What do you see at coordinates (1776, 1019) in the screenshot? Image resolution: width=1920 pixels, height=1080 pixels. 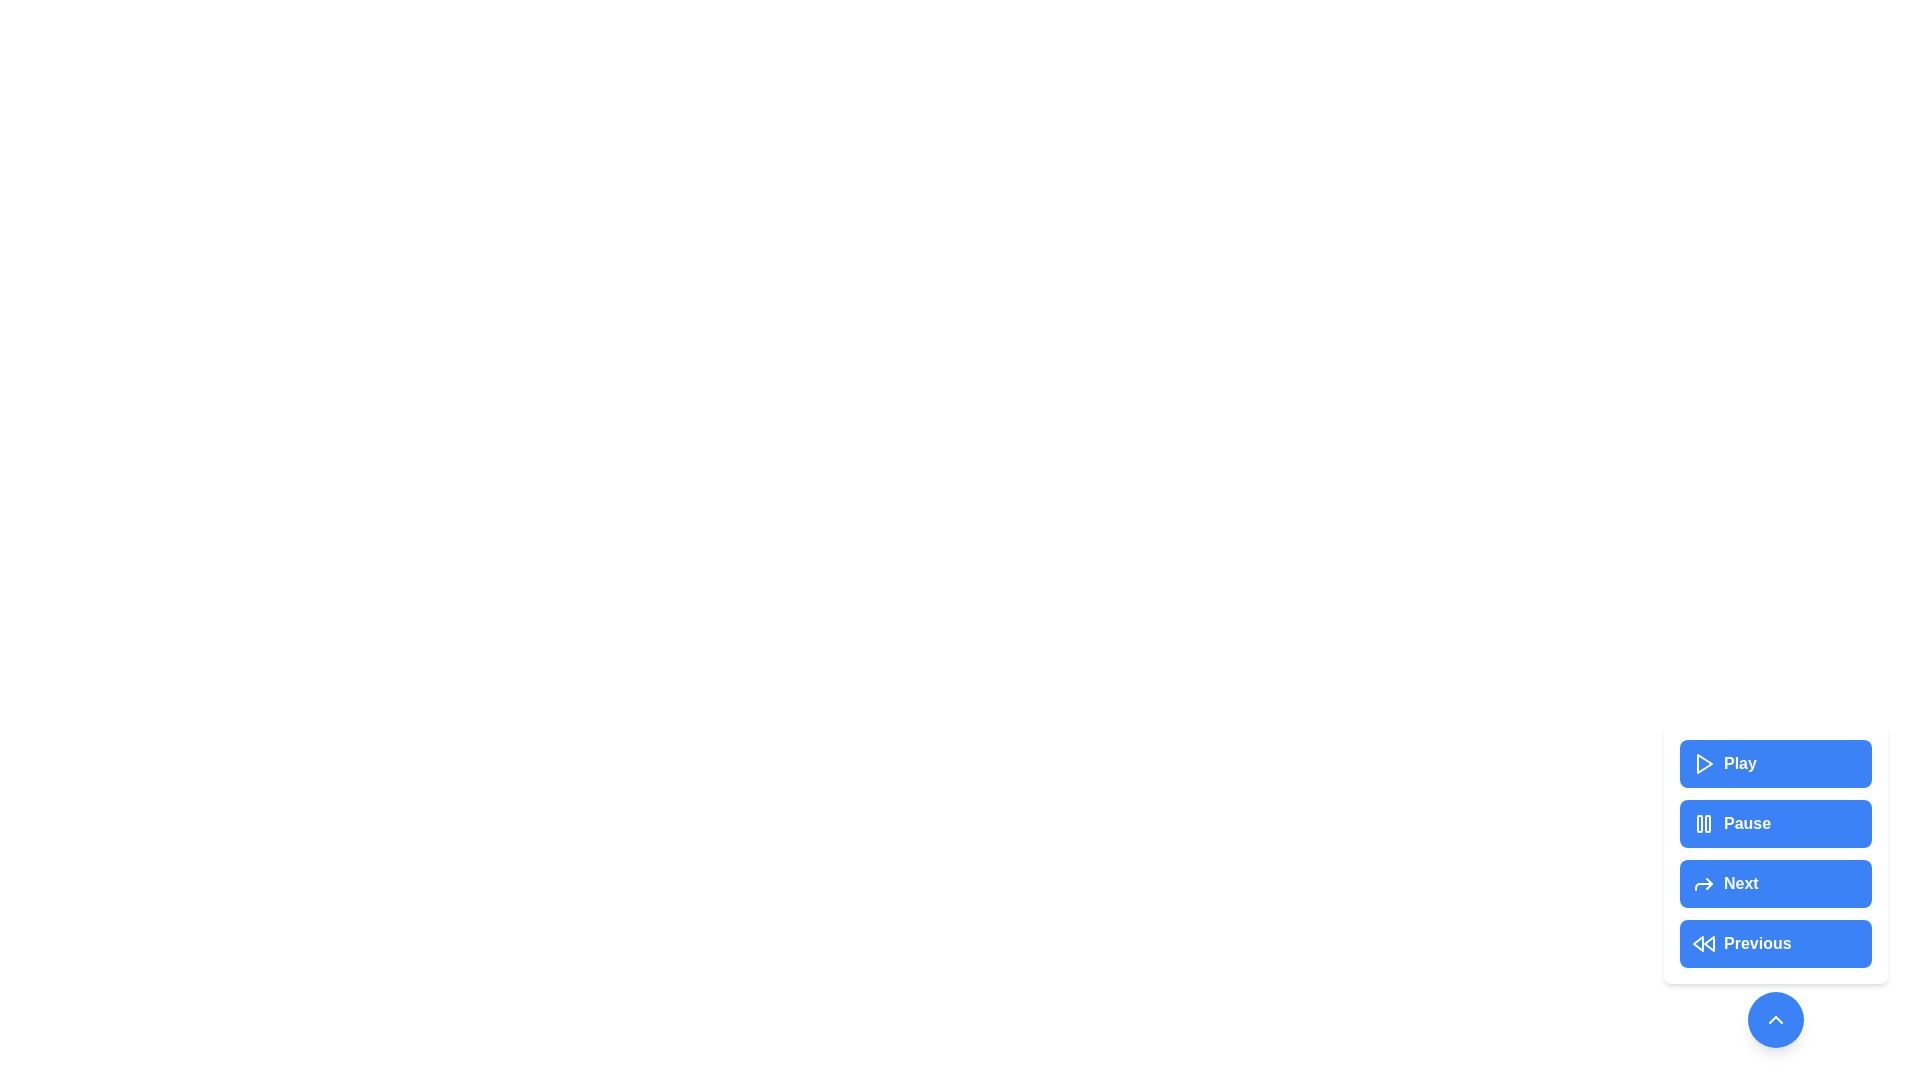 I see `toggle button at the bottom right corner of the interface to toggle the speed dial menu` at bounding box center [1776, 1019].